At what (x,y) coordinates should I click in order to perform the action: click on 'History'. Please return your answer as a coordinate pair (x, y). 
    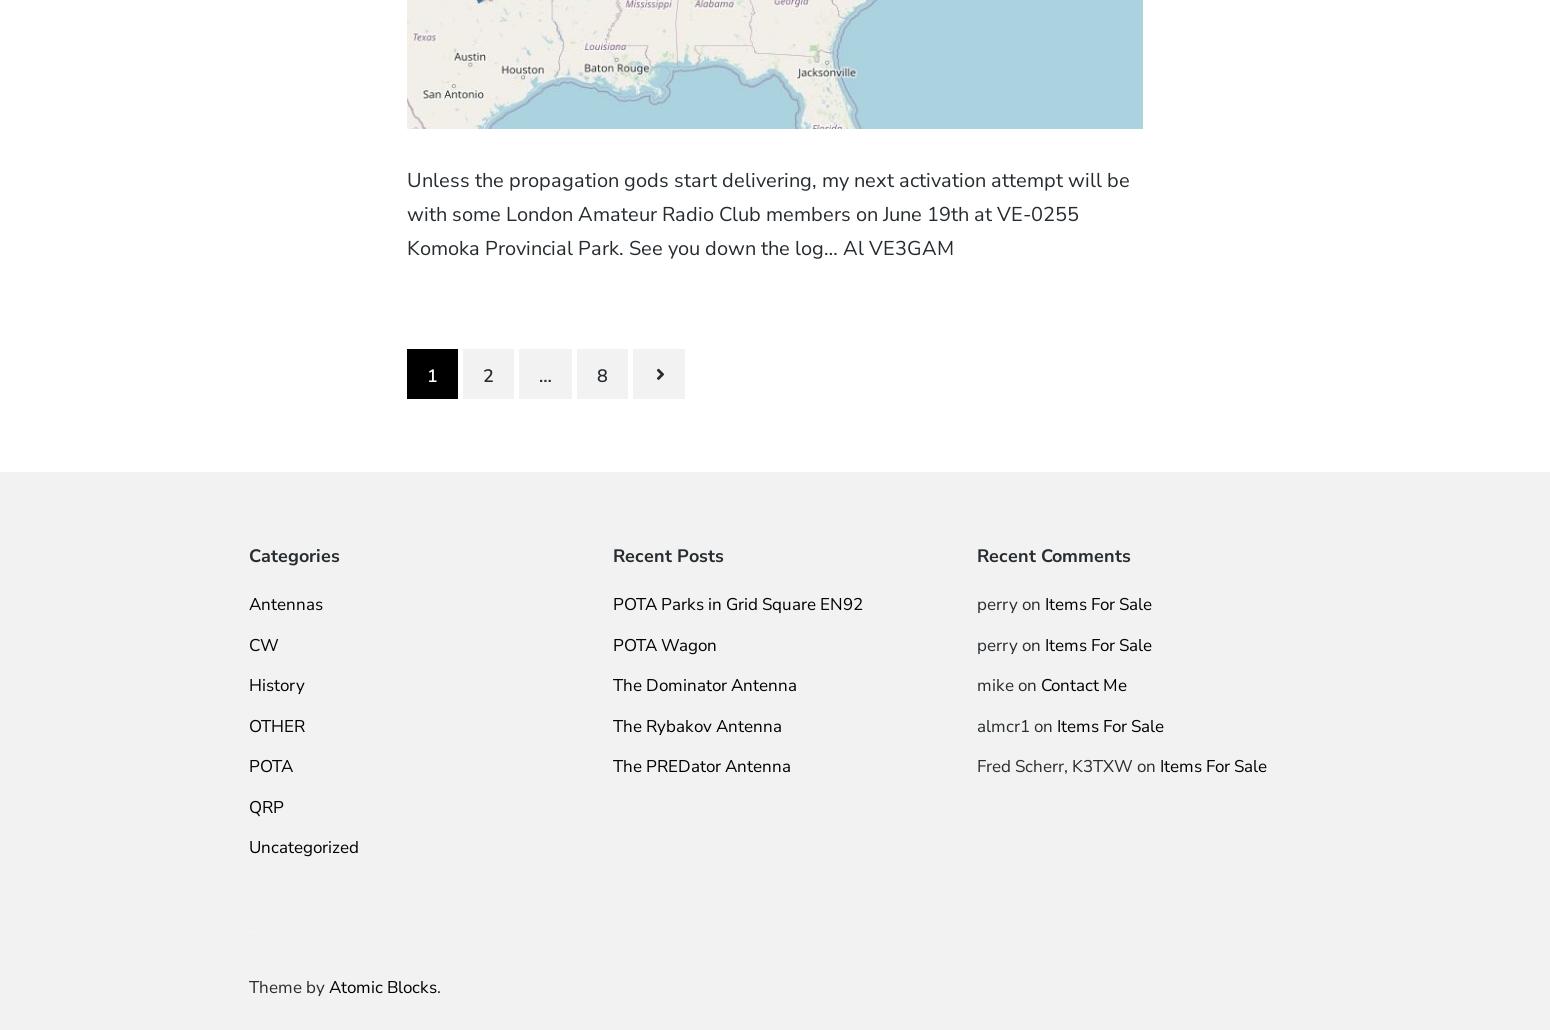
    Looking at the image, I should click on (276, 684).